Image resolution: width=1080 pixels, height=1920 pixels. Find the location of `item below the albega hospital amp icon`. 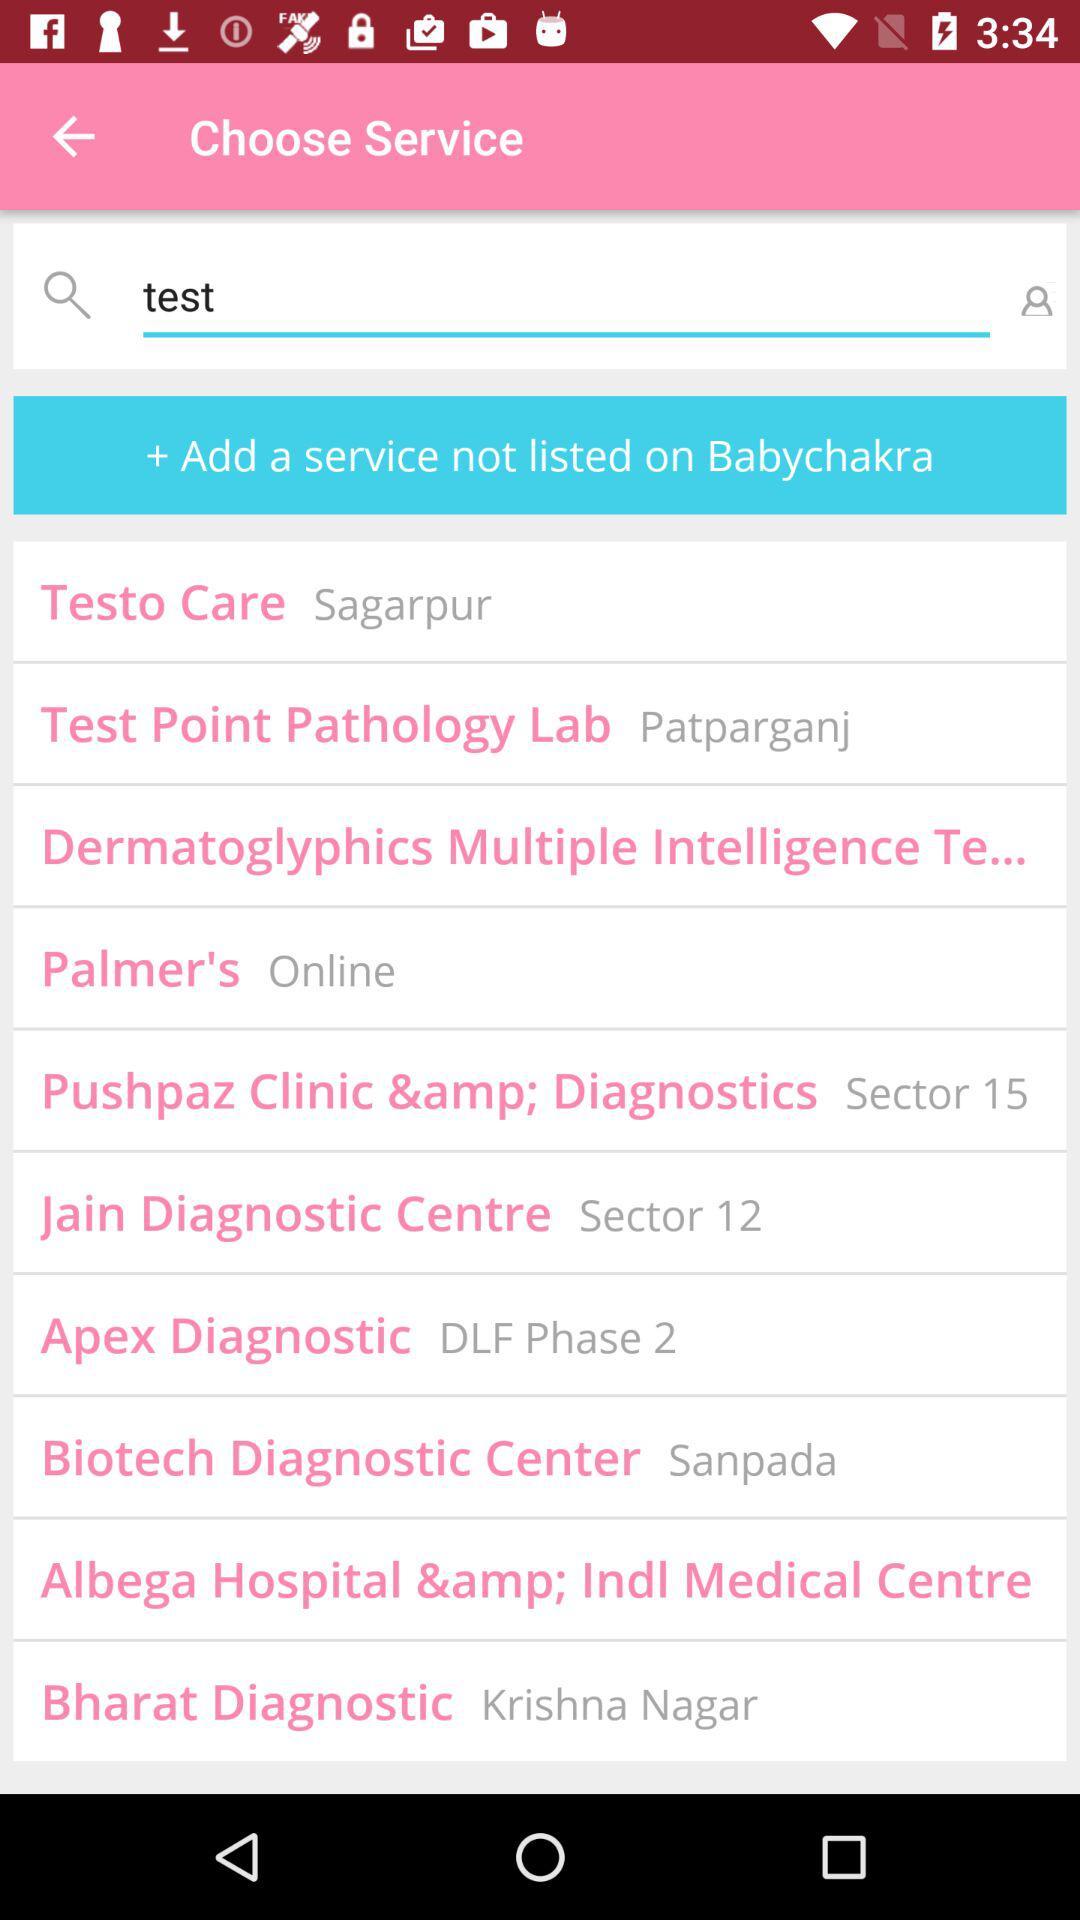

item below the albega hospital amp icon is located at coordinates (618, 1702).